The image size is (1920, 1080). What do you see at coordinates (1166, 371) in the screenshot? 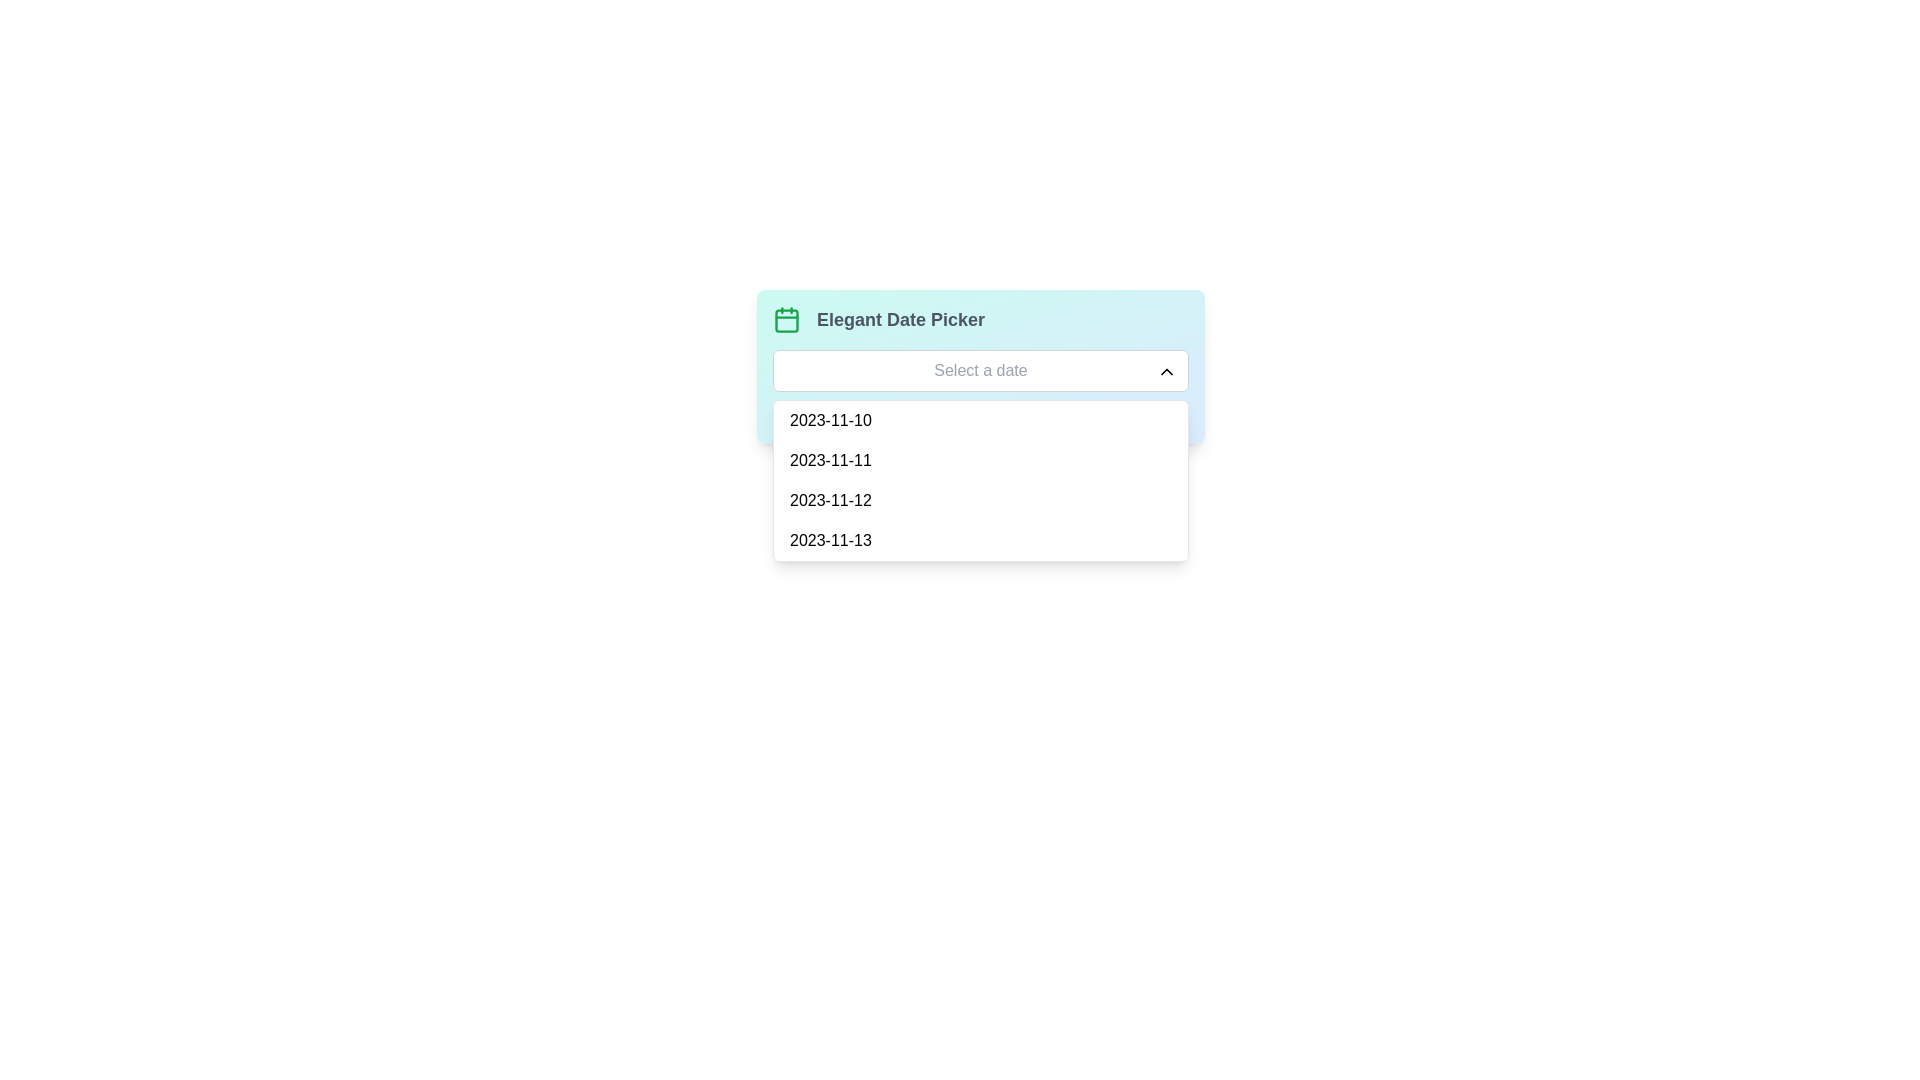
I see `the arrow icon button in the upper-right corner of the date input field` at bounding box center [1166, 371].